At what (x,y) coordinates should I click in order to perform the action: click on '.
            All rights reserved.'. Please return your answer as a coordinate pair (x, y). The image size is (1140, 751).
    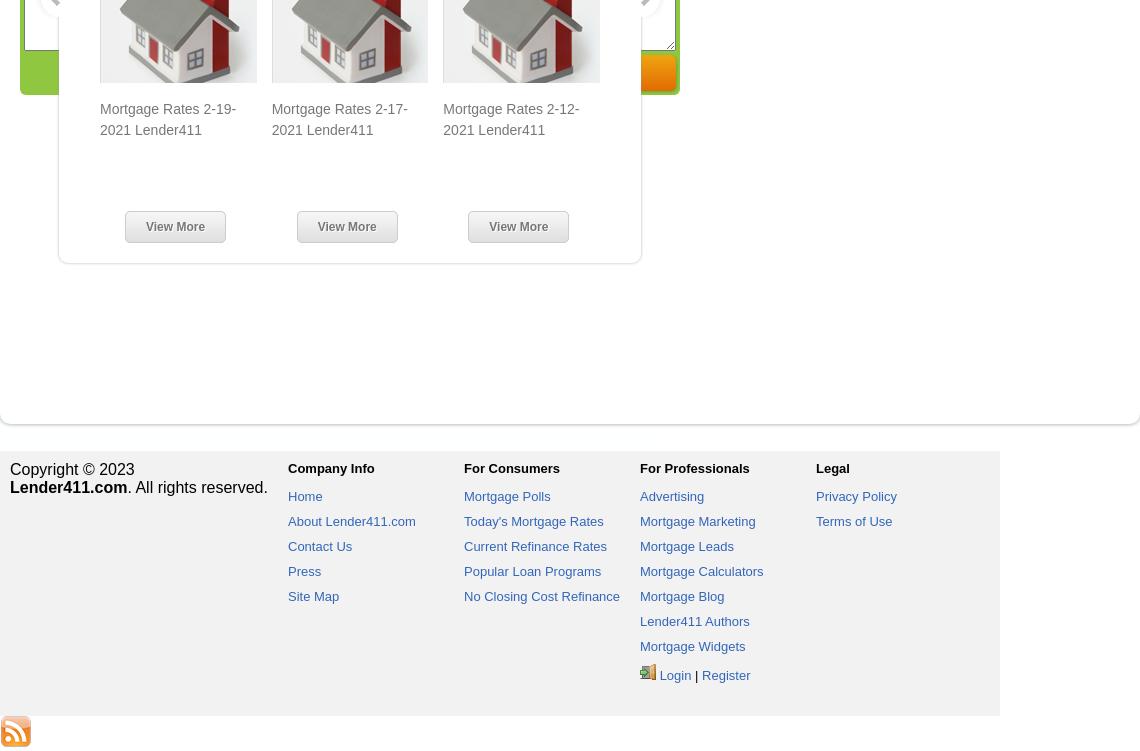
    Looking at the image, I should click on (196, 487).